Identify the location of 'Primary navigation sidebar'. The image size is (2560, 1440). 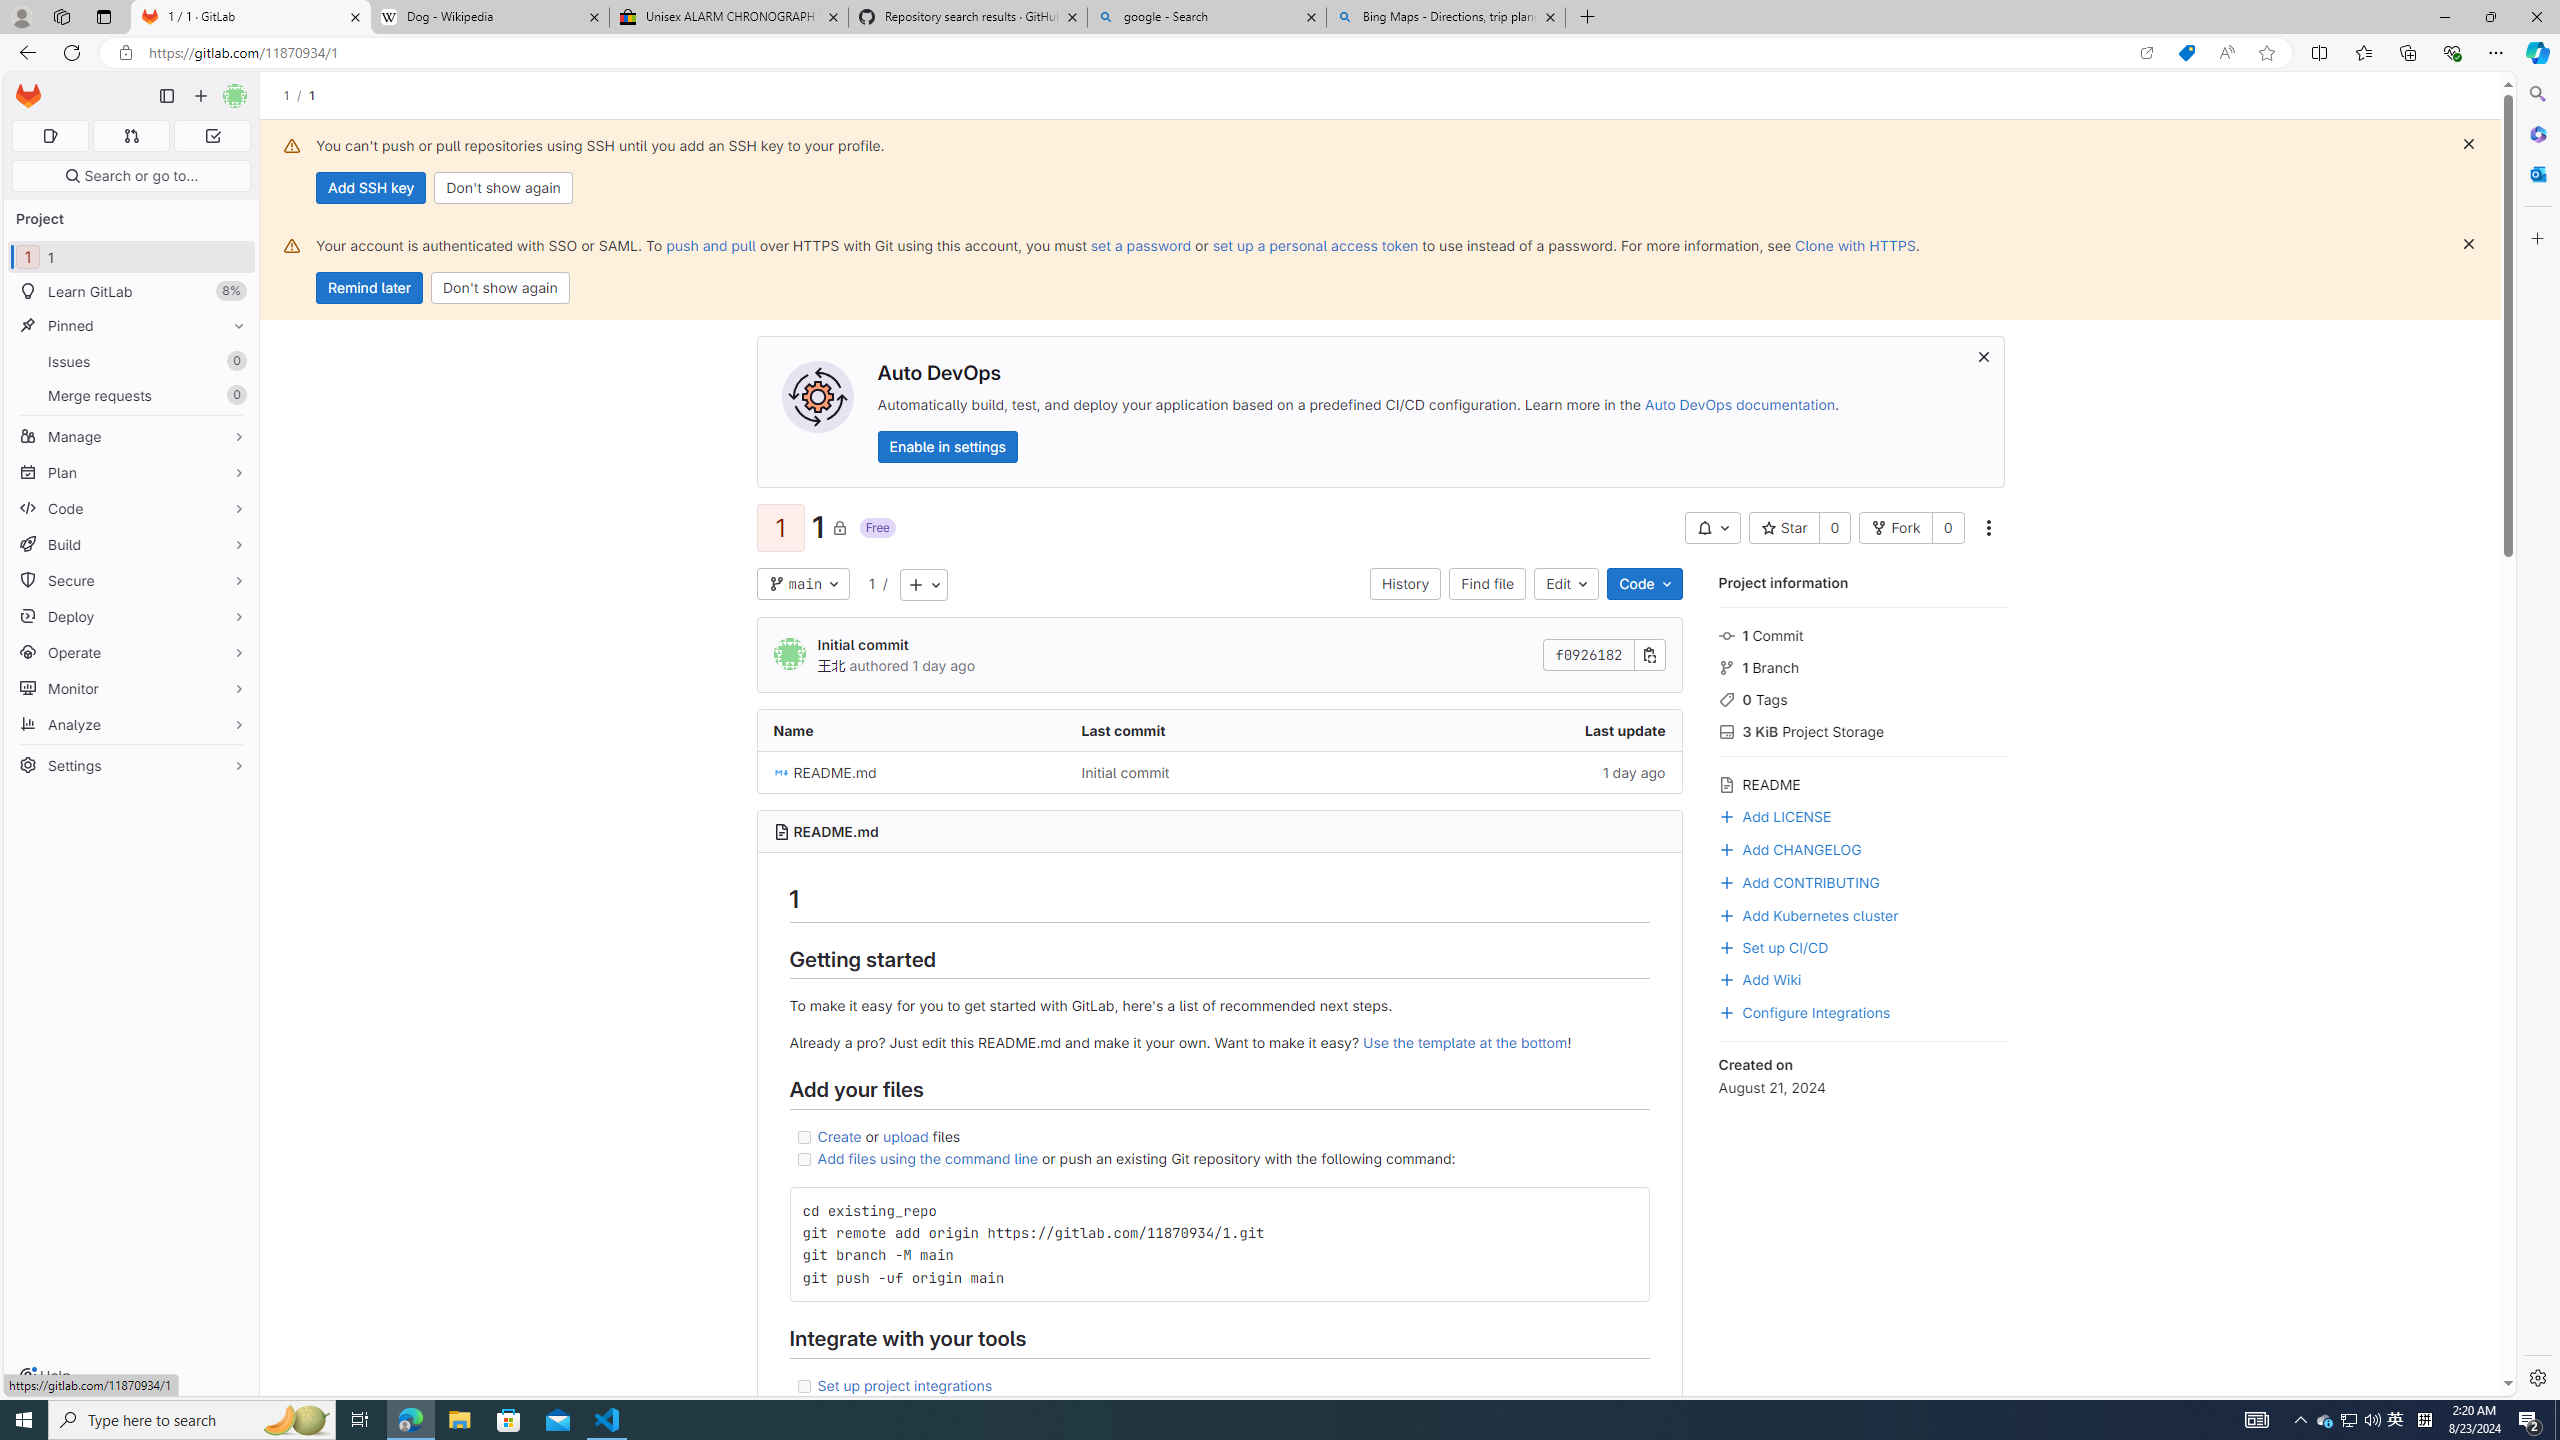
(166, 95).